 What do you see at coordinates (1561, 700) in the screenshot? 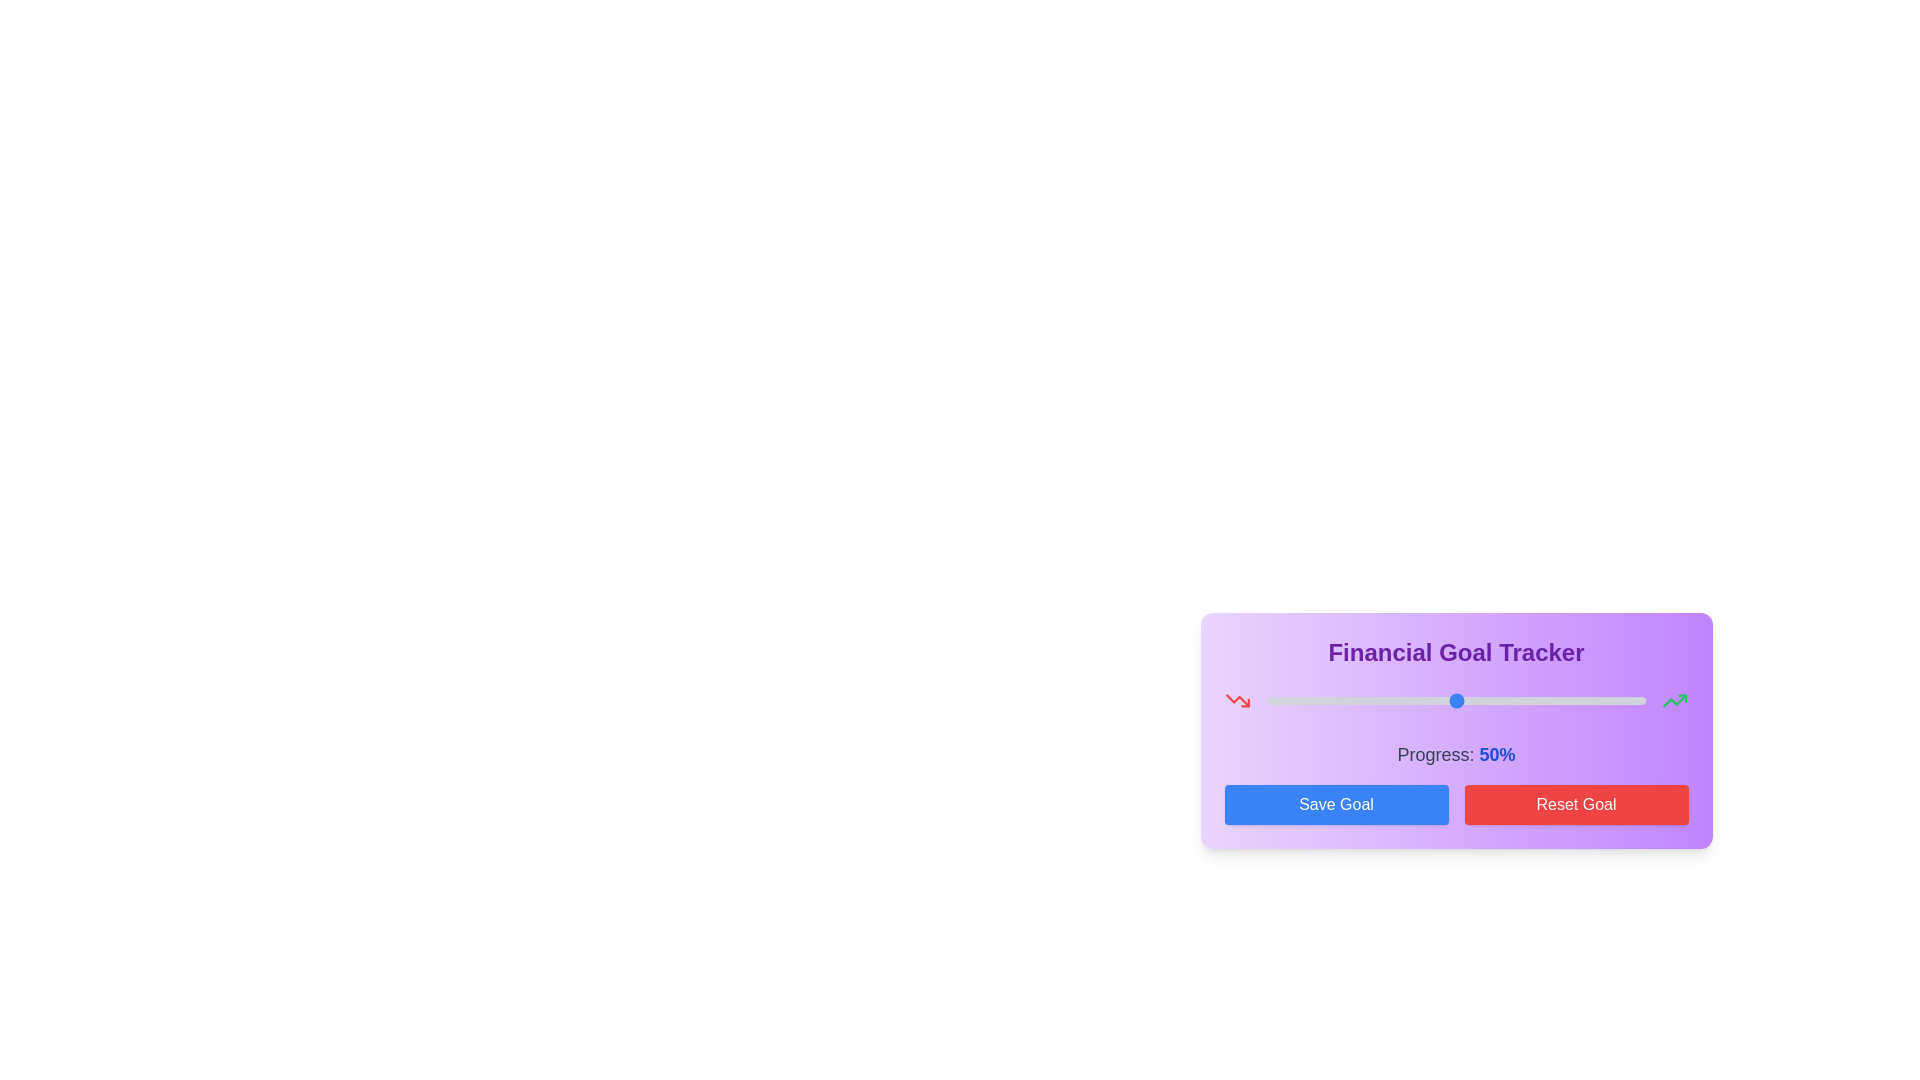
I see `the progress slider to 78%` at bounding box center [1561, 700].